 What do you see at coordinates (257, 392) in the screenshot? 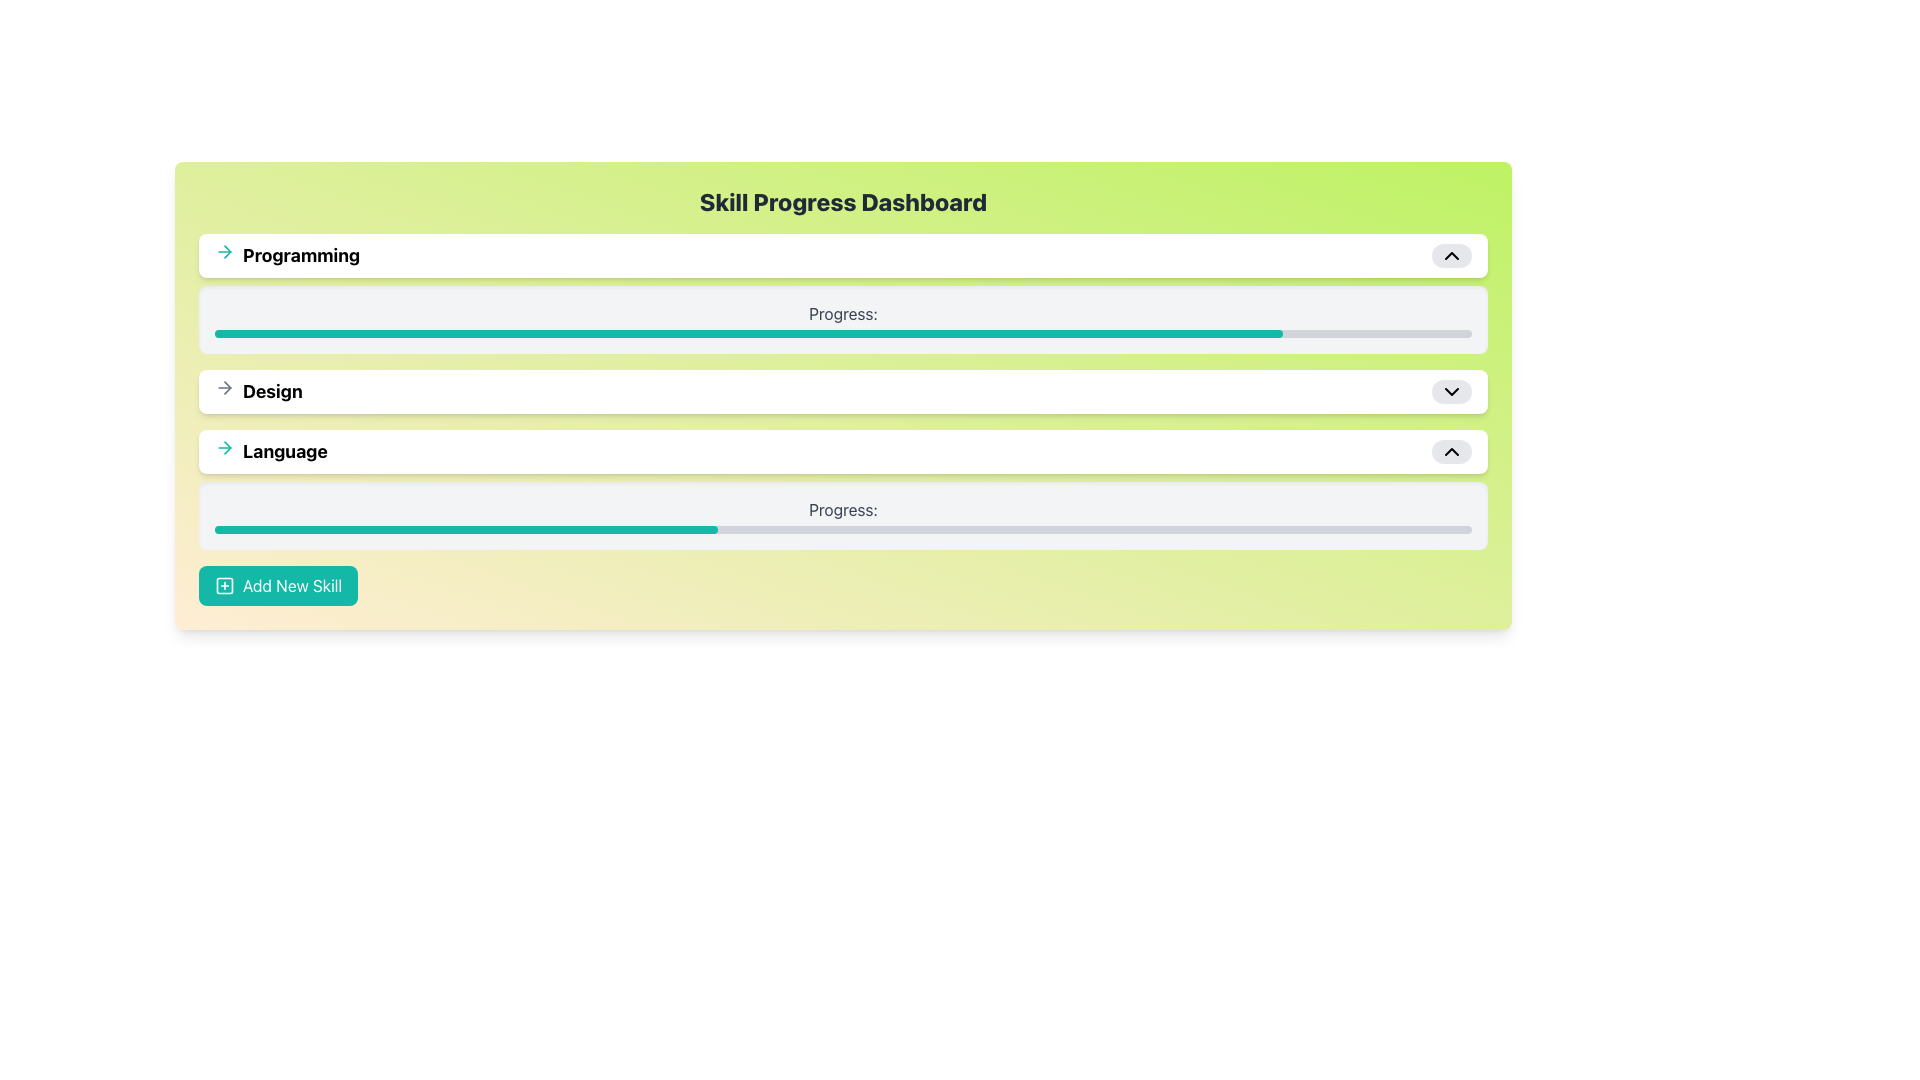
I see `the Text label indicating the subsection of 'Design' in the Skill Progress Dashboard, positioned between 'Programming' and 'Language'` at bounding box center [257, 392].